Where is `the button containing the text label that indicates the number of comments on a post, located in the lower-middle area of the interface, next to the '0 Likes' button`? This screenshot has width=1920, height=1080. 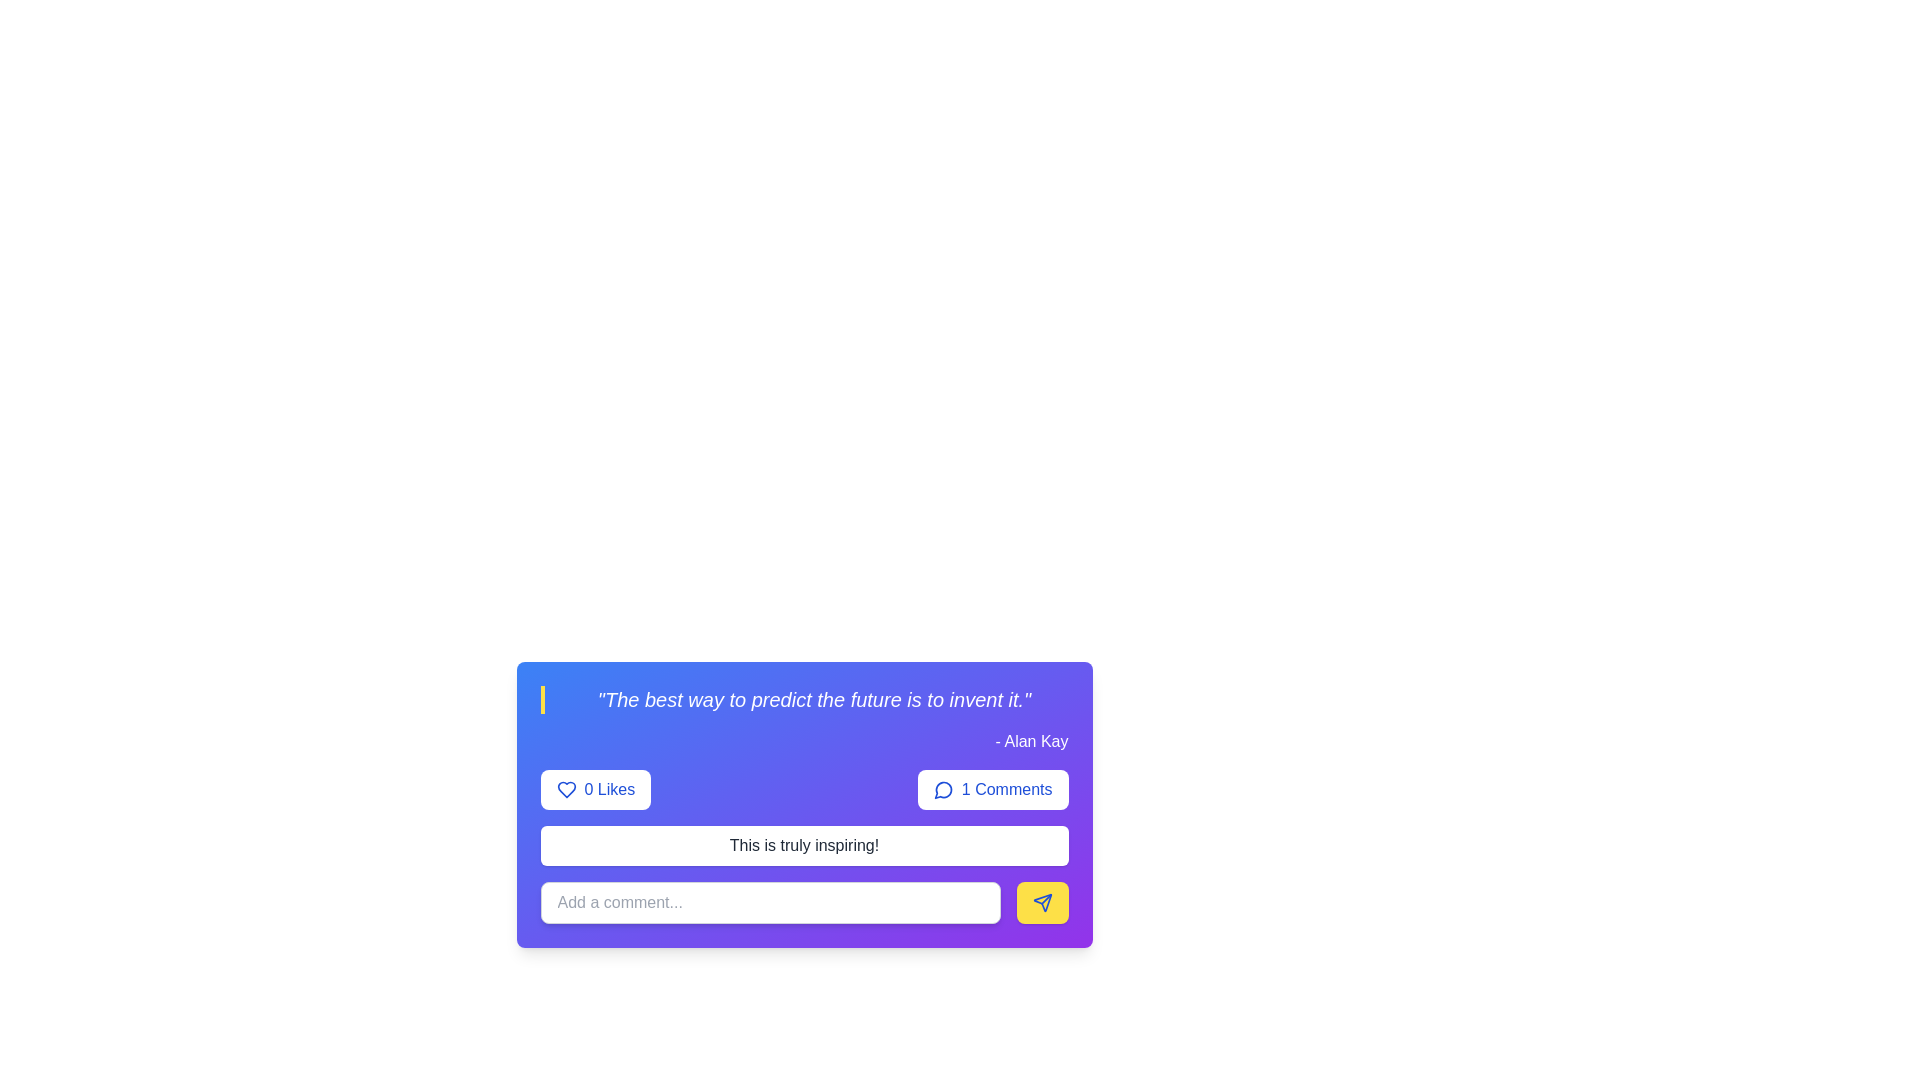 the button containing the text label that indicates the number of comments on a post, located in the lower-middle area of the interface, next to the '0 Likes' button is located at coordinates (1007, 789).